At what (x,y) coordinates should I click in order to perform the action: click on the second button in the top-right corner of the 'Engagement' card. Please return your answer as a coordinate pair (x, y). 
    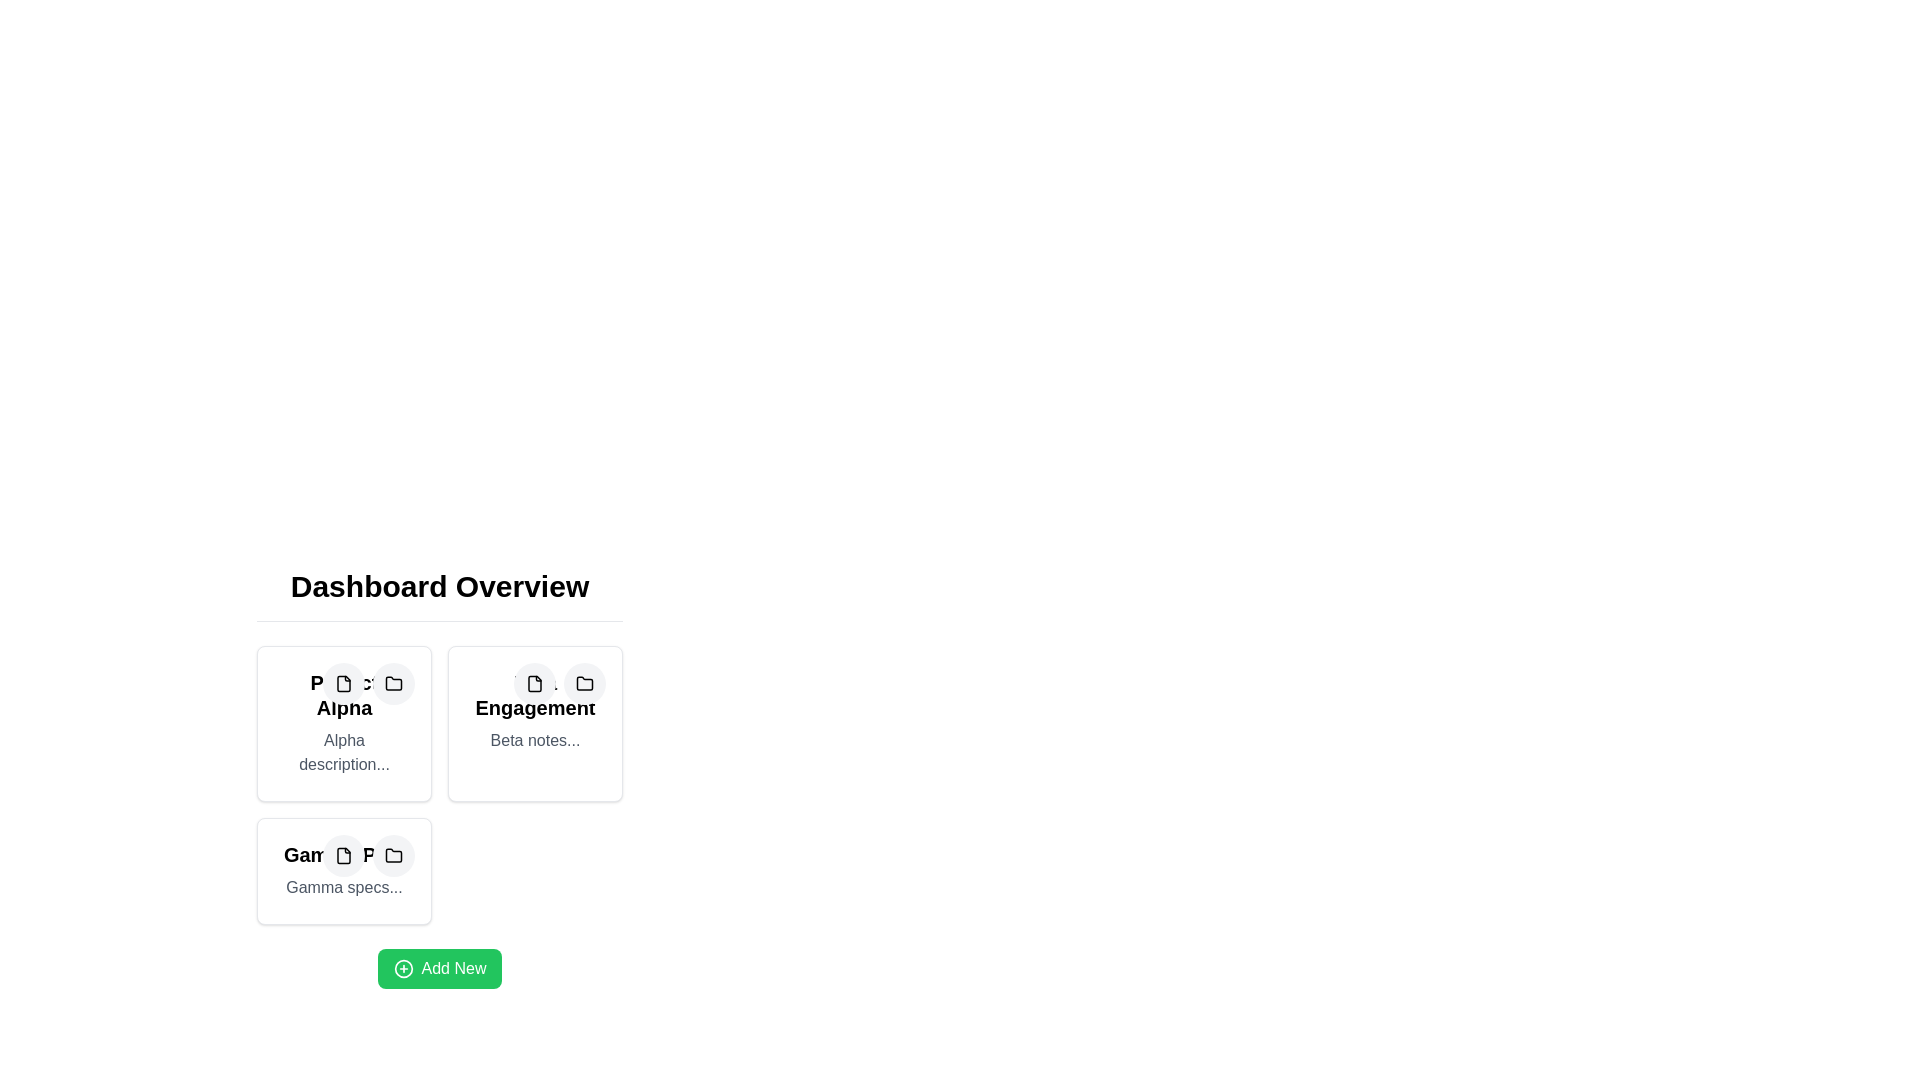
    Looking at the image, I should click on (584, 682).